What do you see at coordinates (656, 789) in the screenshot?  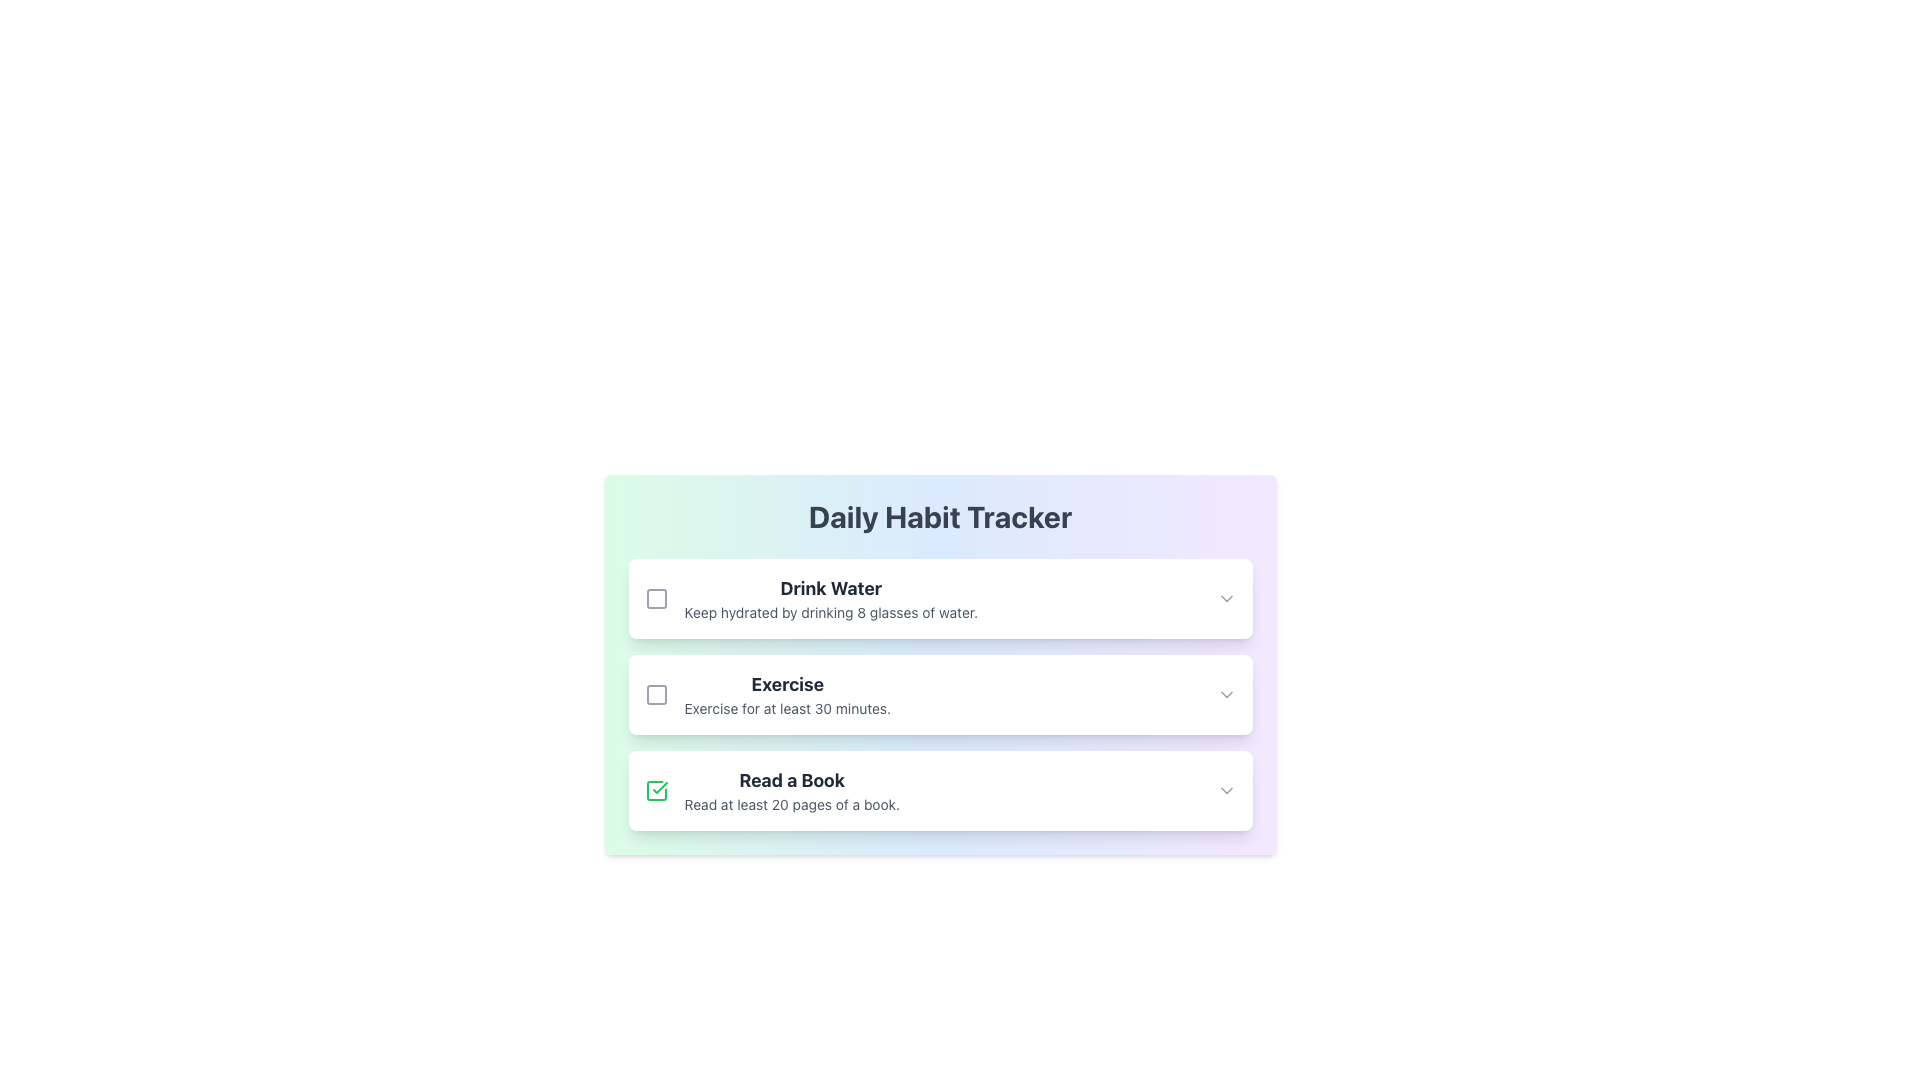 I see `the background or border of the checkbox icon representing the 'checked' state for the 'Read a Book' habit tracker entry in the Daily Habit Tracker interface` at bounding box center [656, 789].